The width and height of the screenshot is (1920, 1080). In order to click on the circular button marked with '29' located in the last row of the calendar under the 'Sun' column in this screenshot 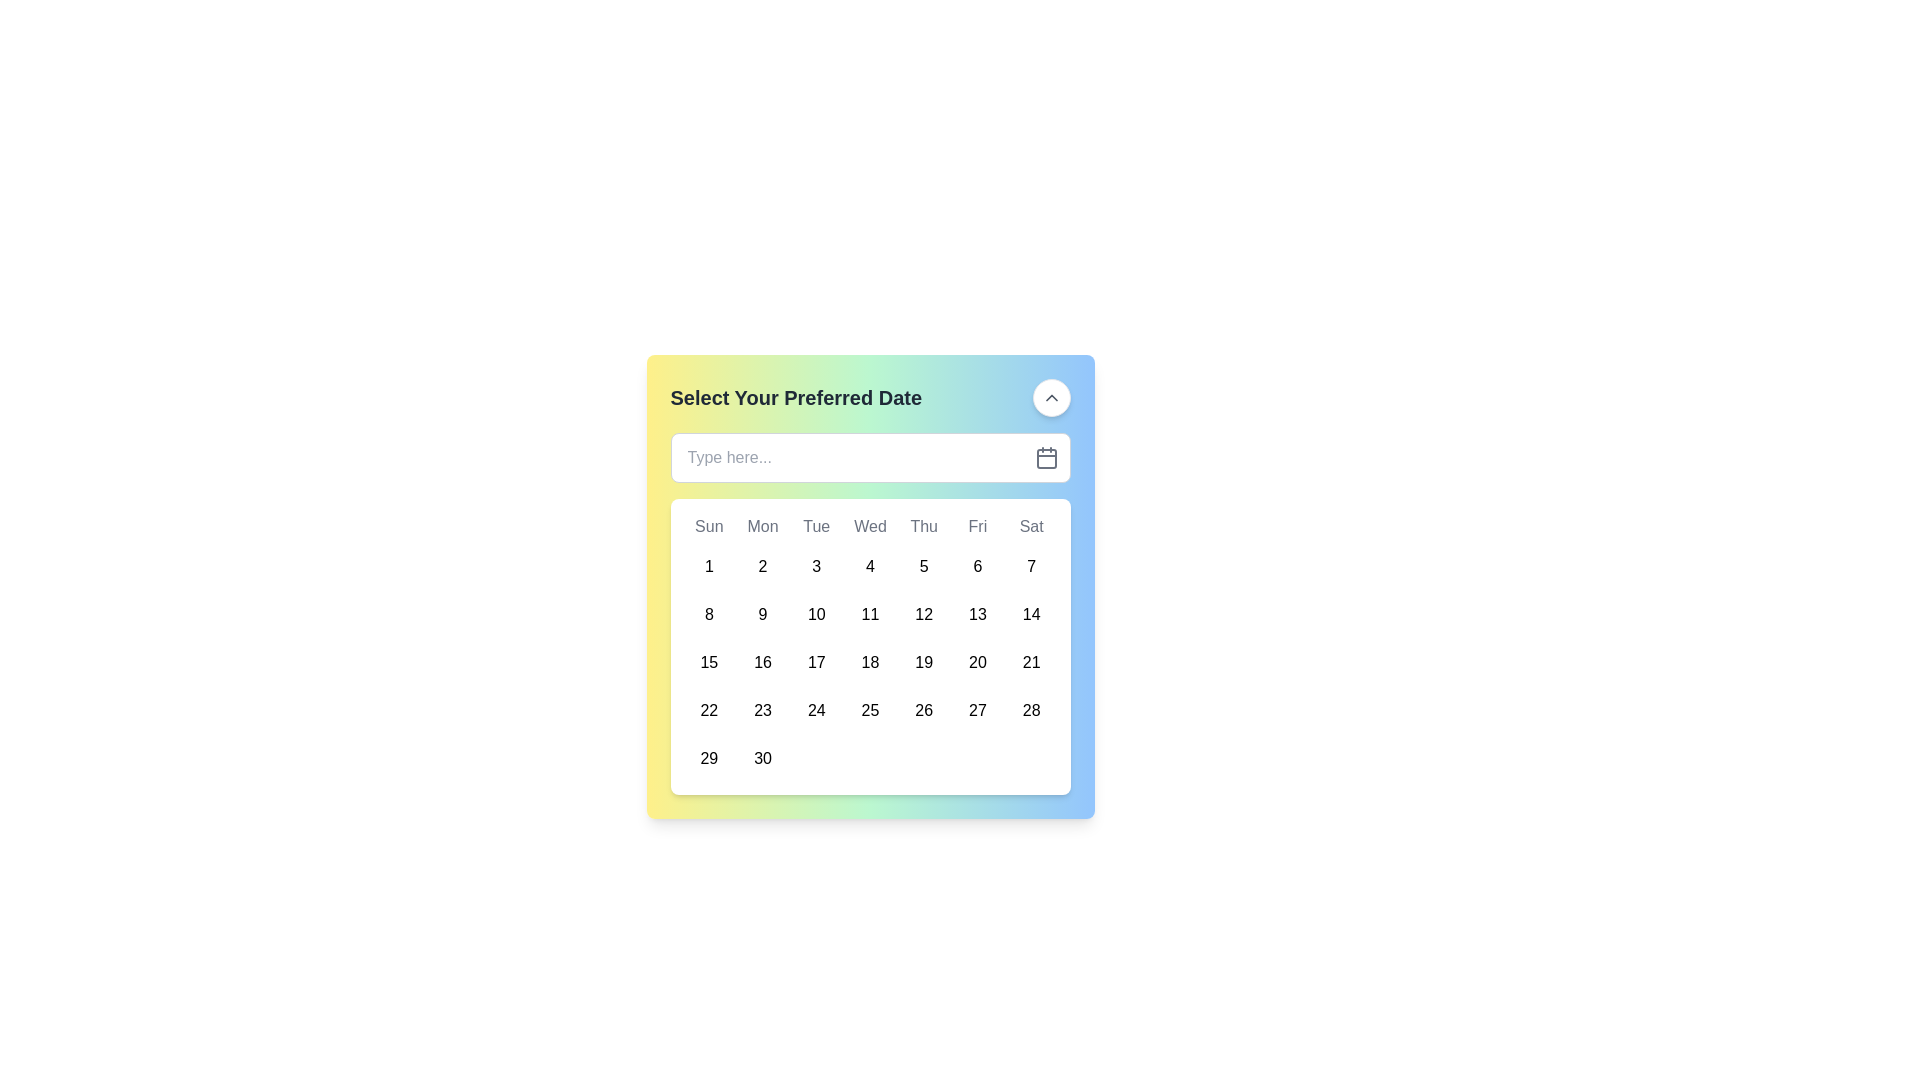, I will do `click(709, 759)`.